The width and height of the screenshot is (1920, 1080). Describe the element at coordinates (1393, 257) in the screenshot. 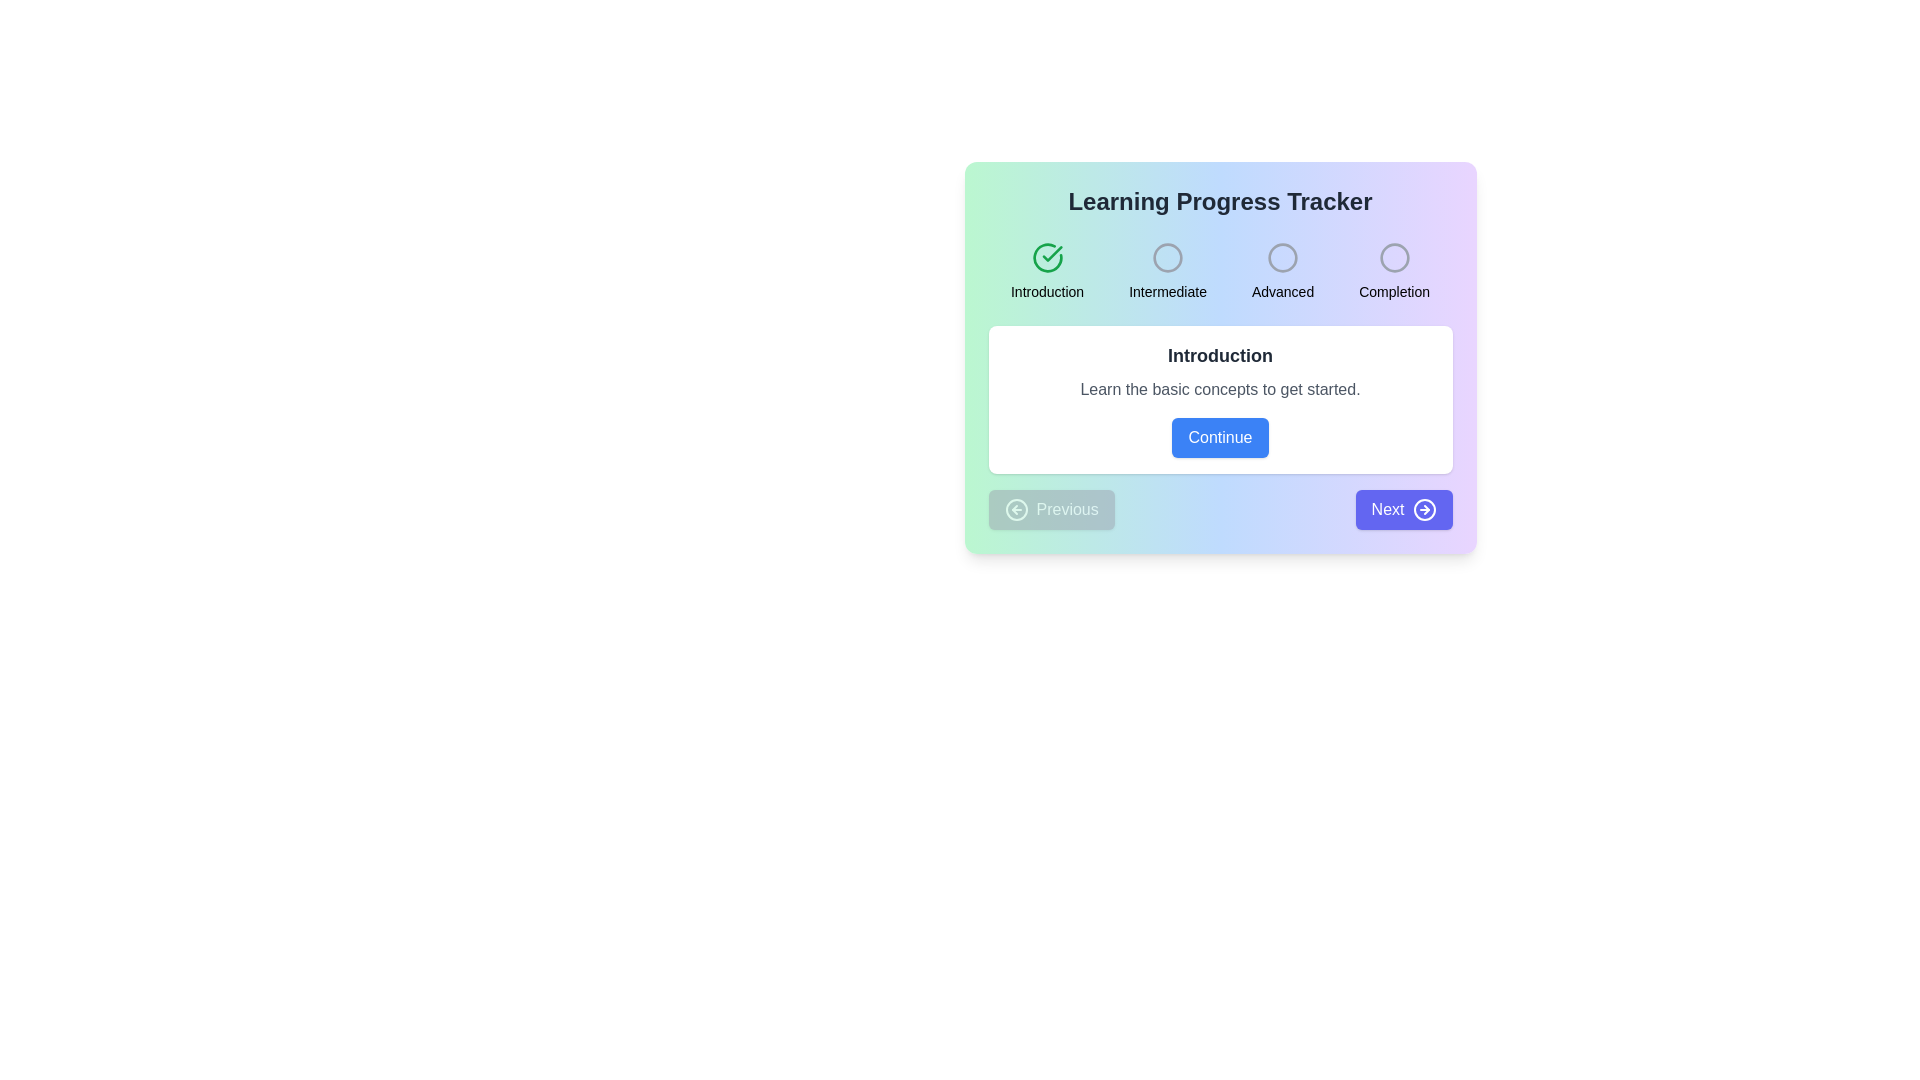

I see `the fourth circular icon with a thin border and transparent center, which is aligned with the 'Completion' label in the learning progress tracker interface` at that location.